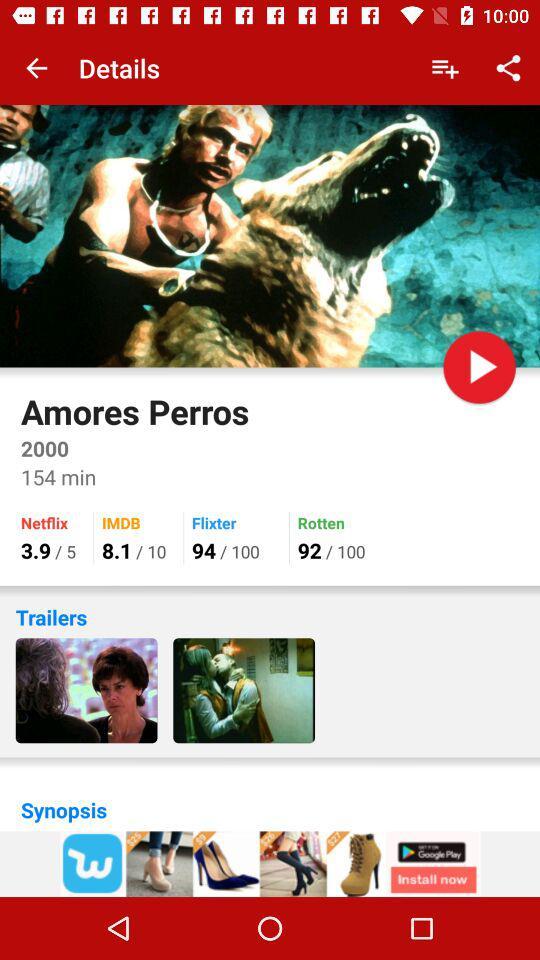  Describe the element at coordinates (478, 366) in the screenshot. I see `pause` at that location.